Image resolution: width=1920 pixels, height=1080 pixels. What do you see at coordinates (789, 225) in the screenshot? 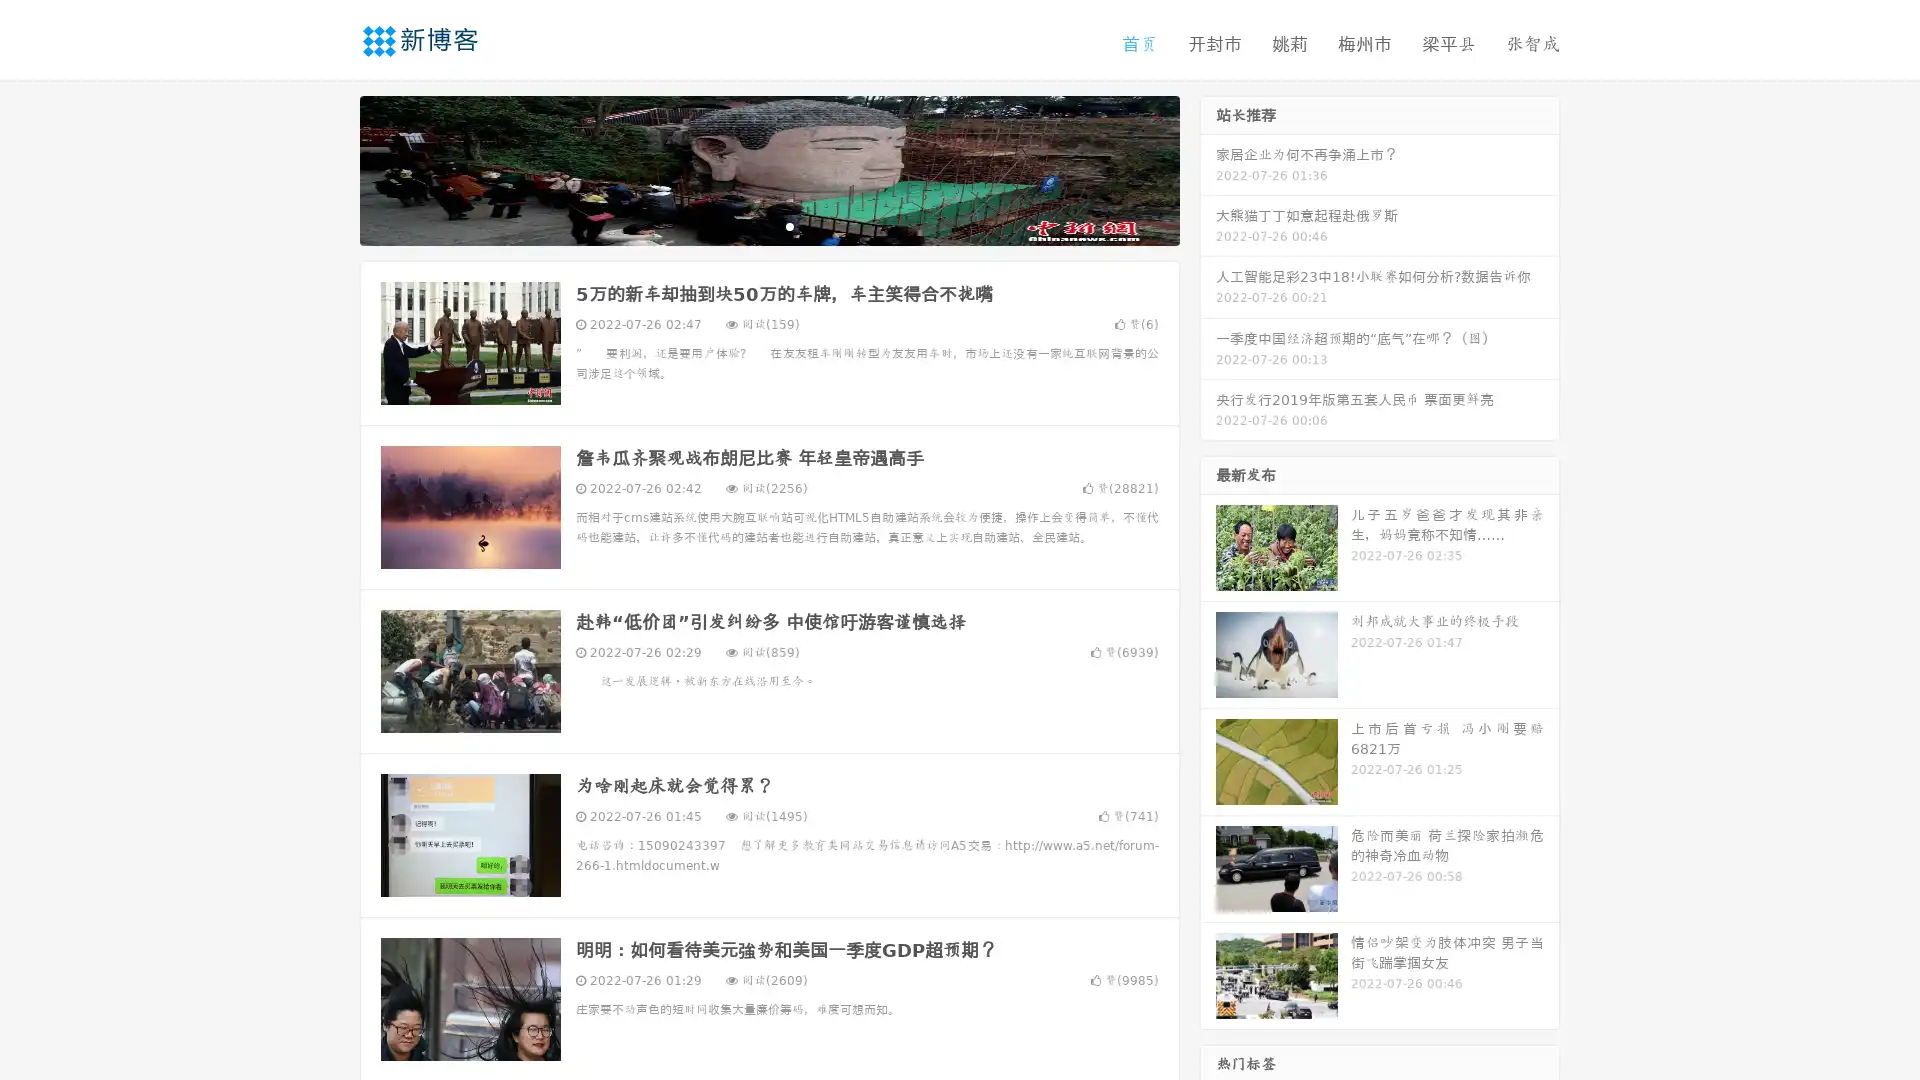
I see `Go to slide 3` at bounding box center [789, 225].